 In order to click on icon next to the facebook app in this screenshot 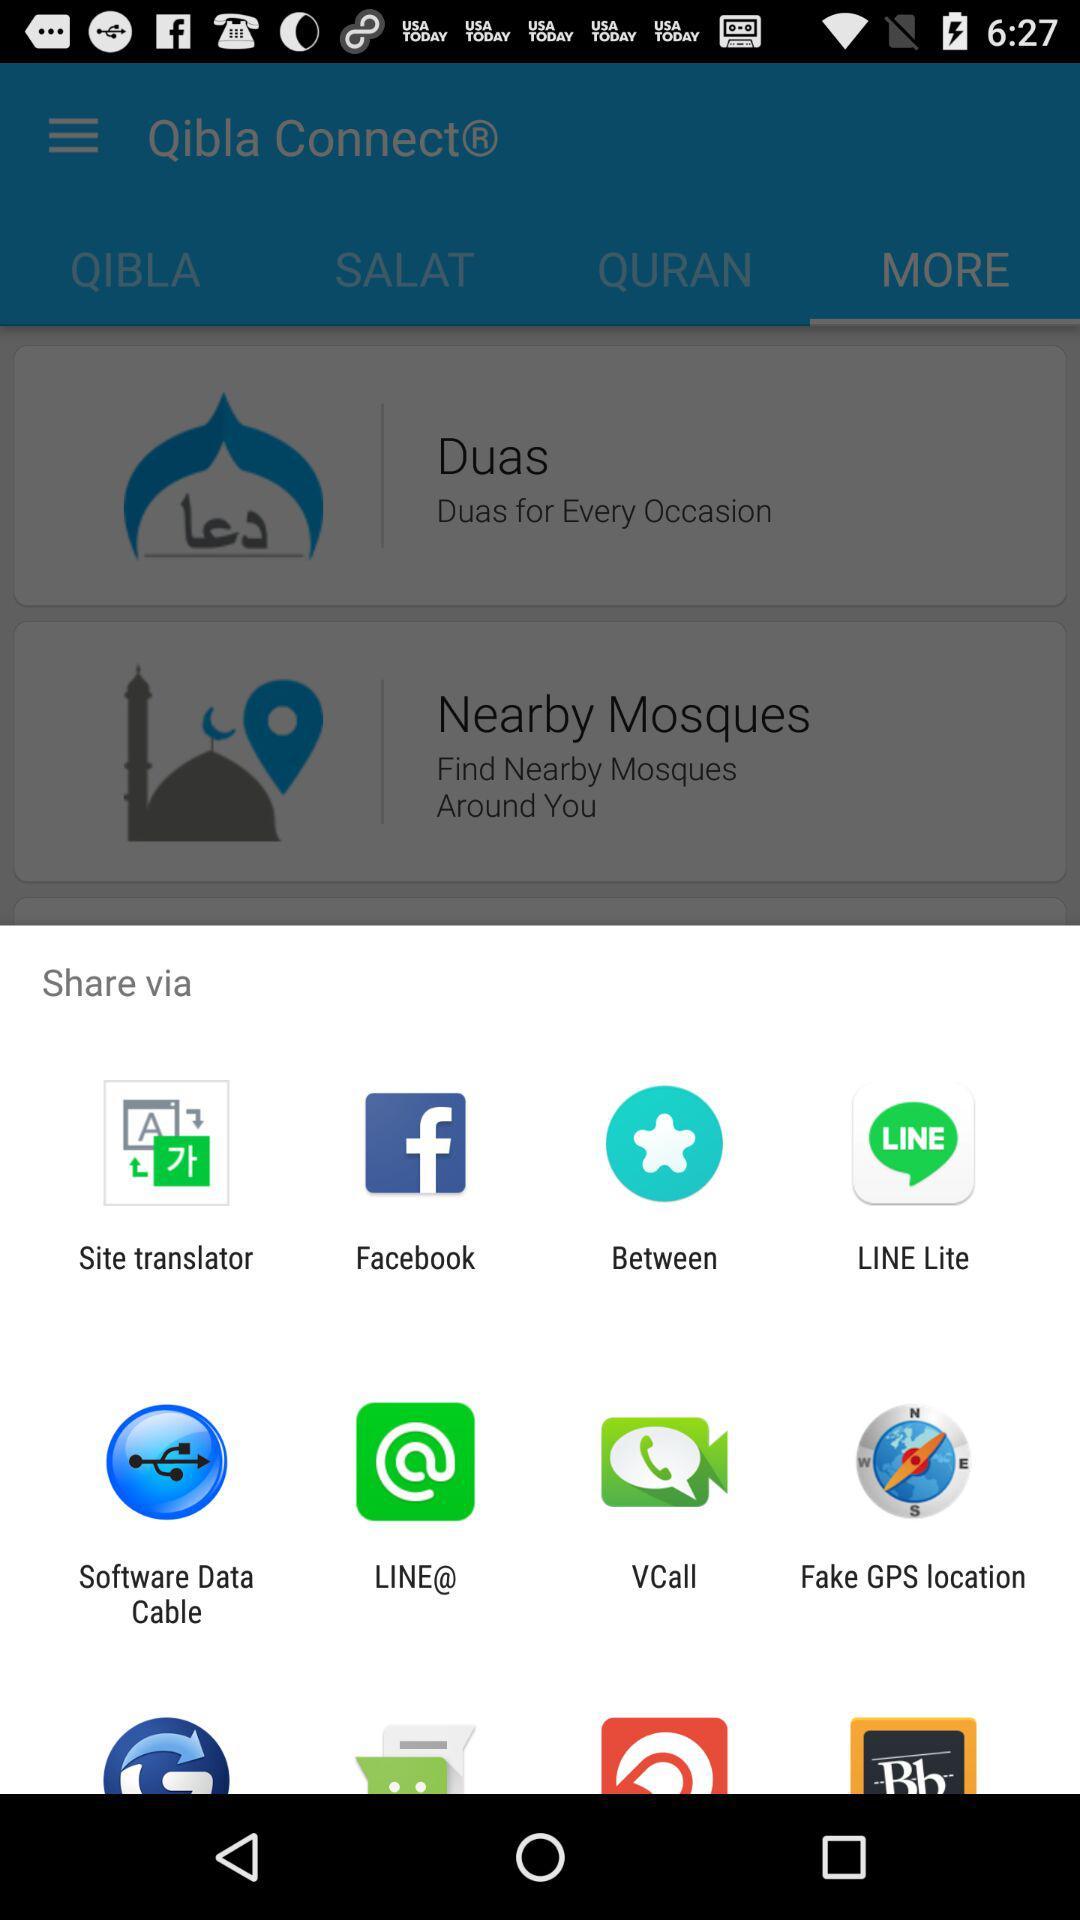, I will do `click(664, 1274)`.